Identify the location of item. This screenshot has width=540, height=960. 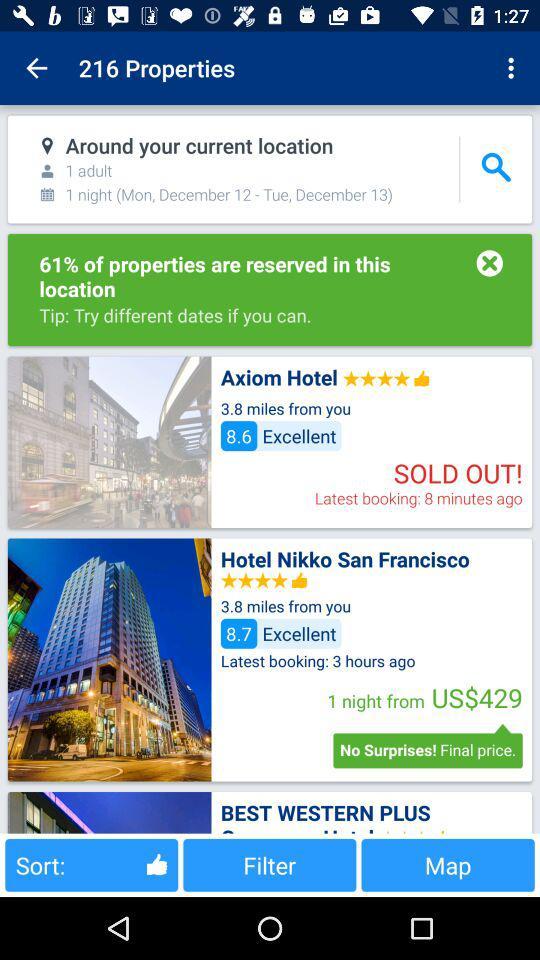
(109, 659).